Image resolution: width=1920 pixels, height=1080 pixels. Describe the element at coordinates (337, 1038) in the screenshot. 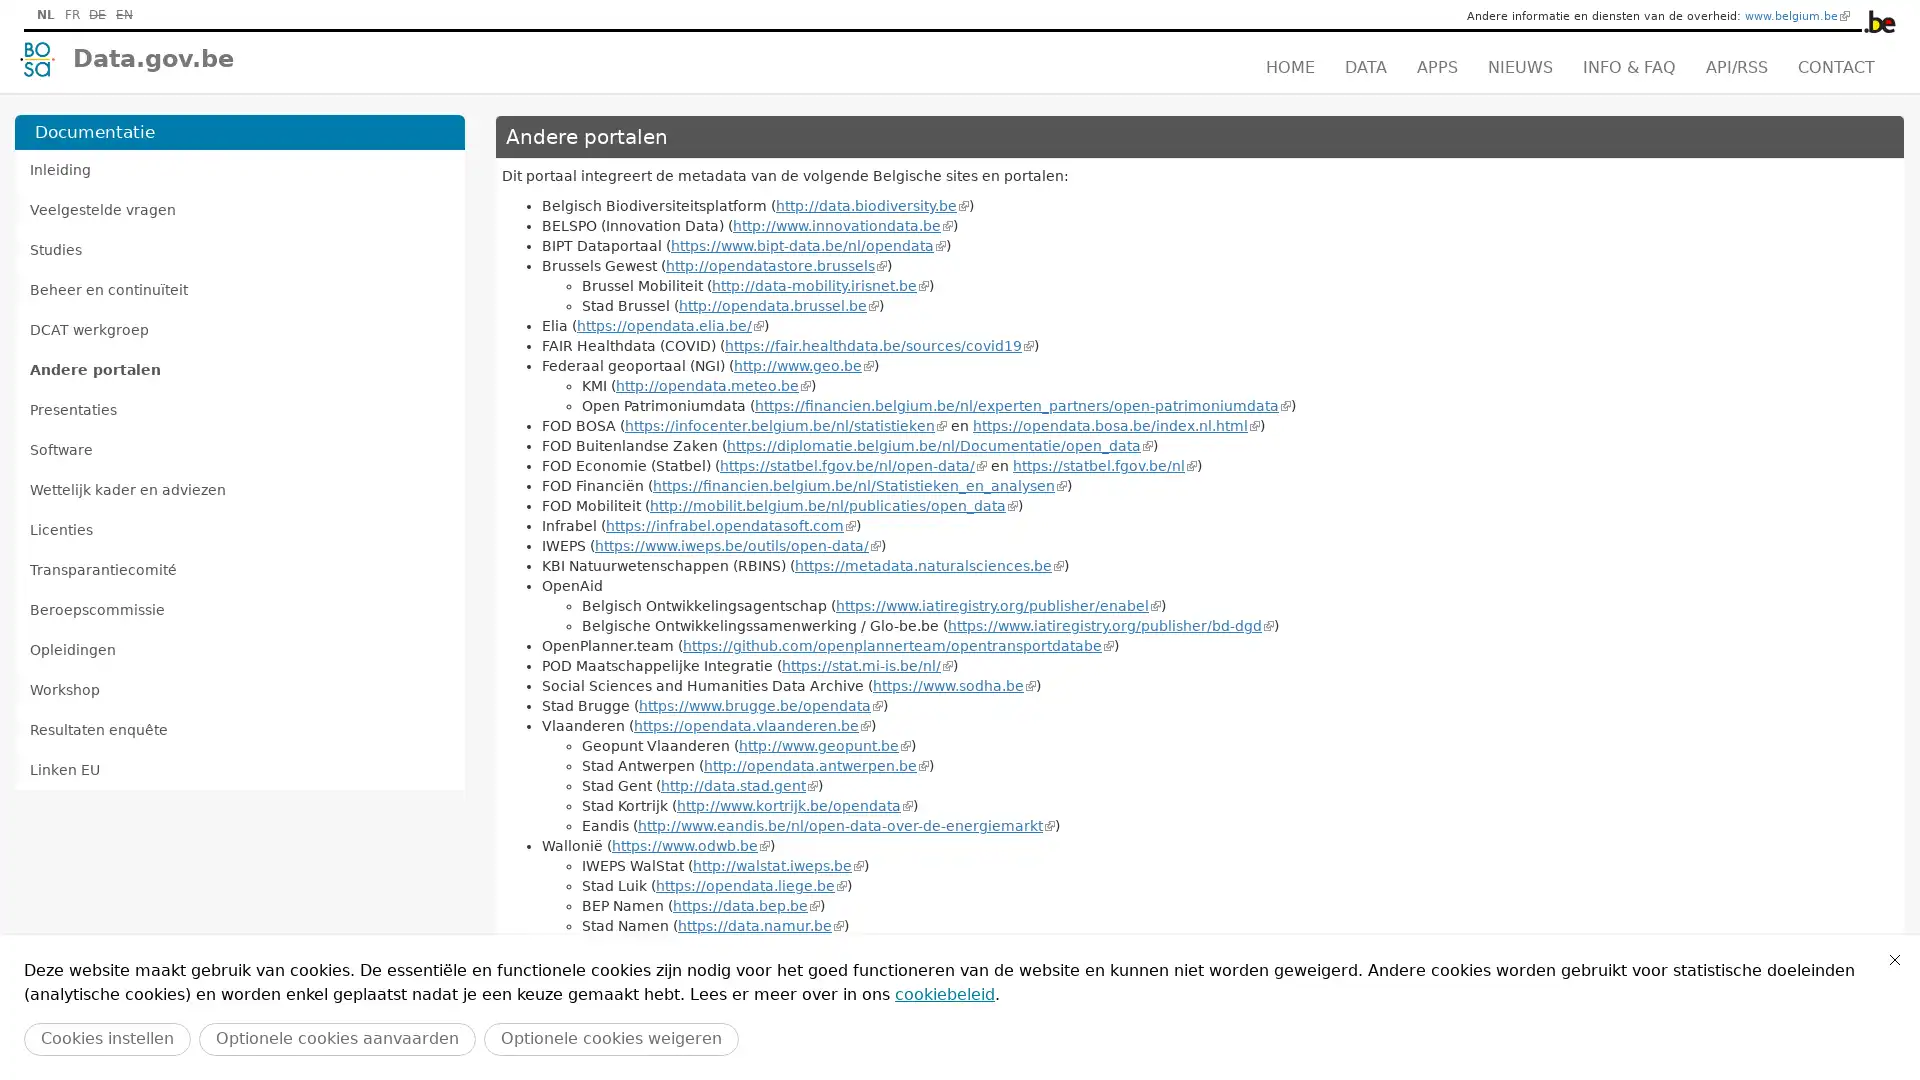

I see `Optionele cookies aanvaarden` at that location.